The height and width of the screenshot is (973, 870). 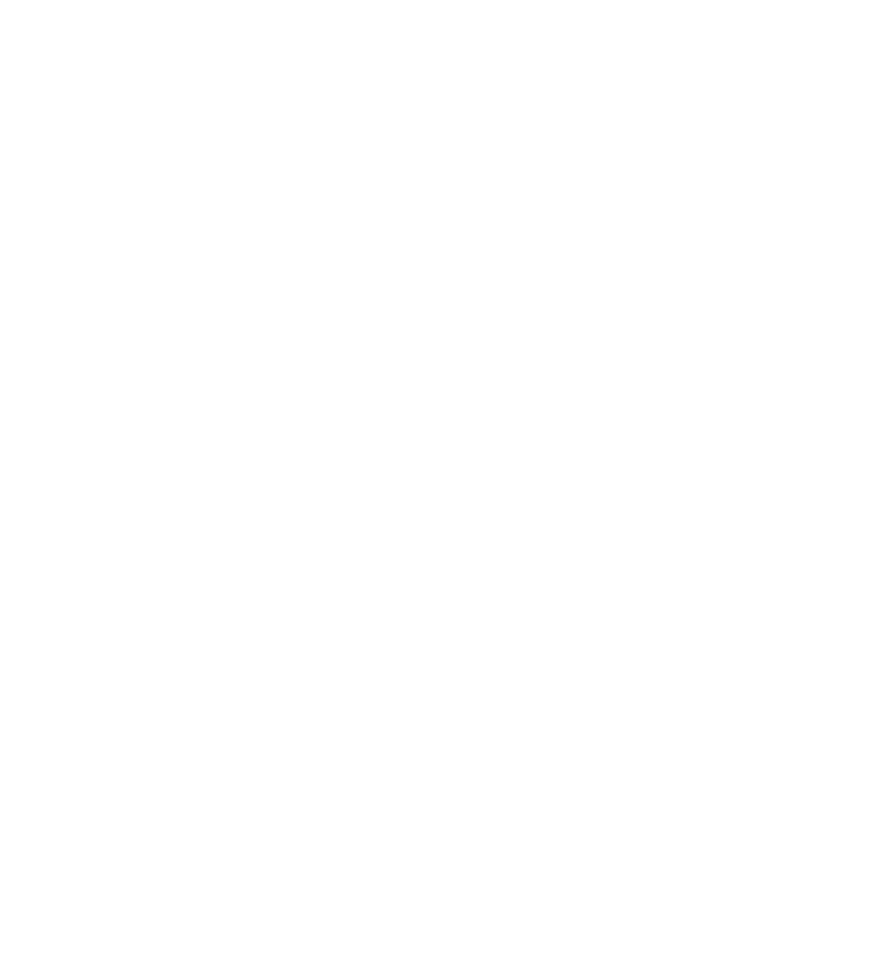 I want to click on 'Terms of Use', so click(x=749, y=774).